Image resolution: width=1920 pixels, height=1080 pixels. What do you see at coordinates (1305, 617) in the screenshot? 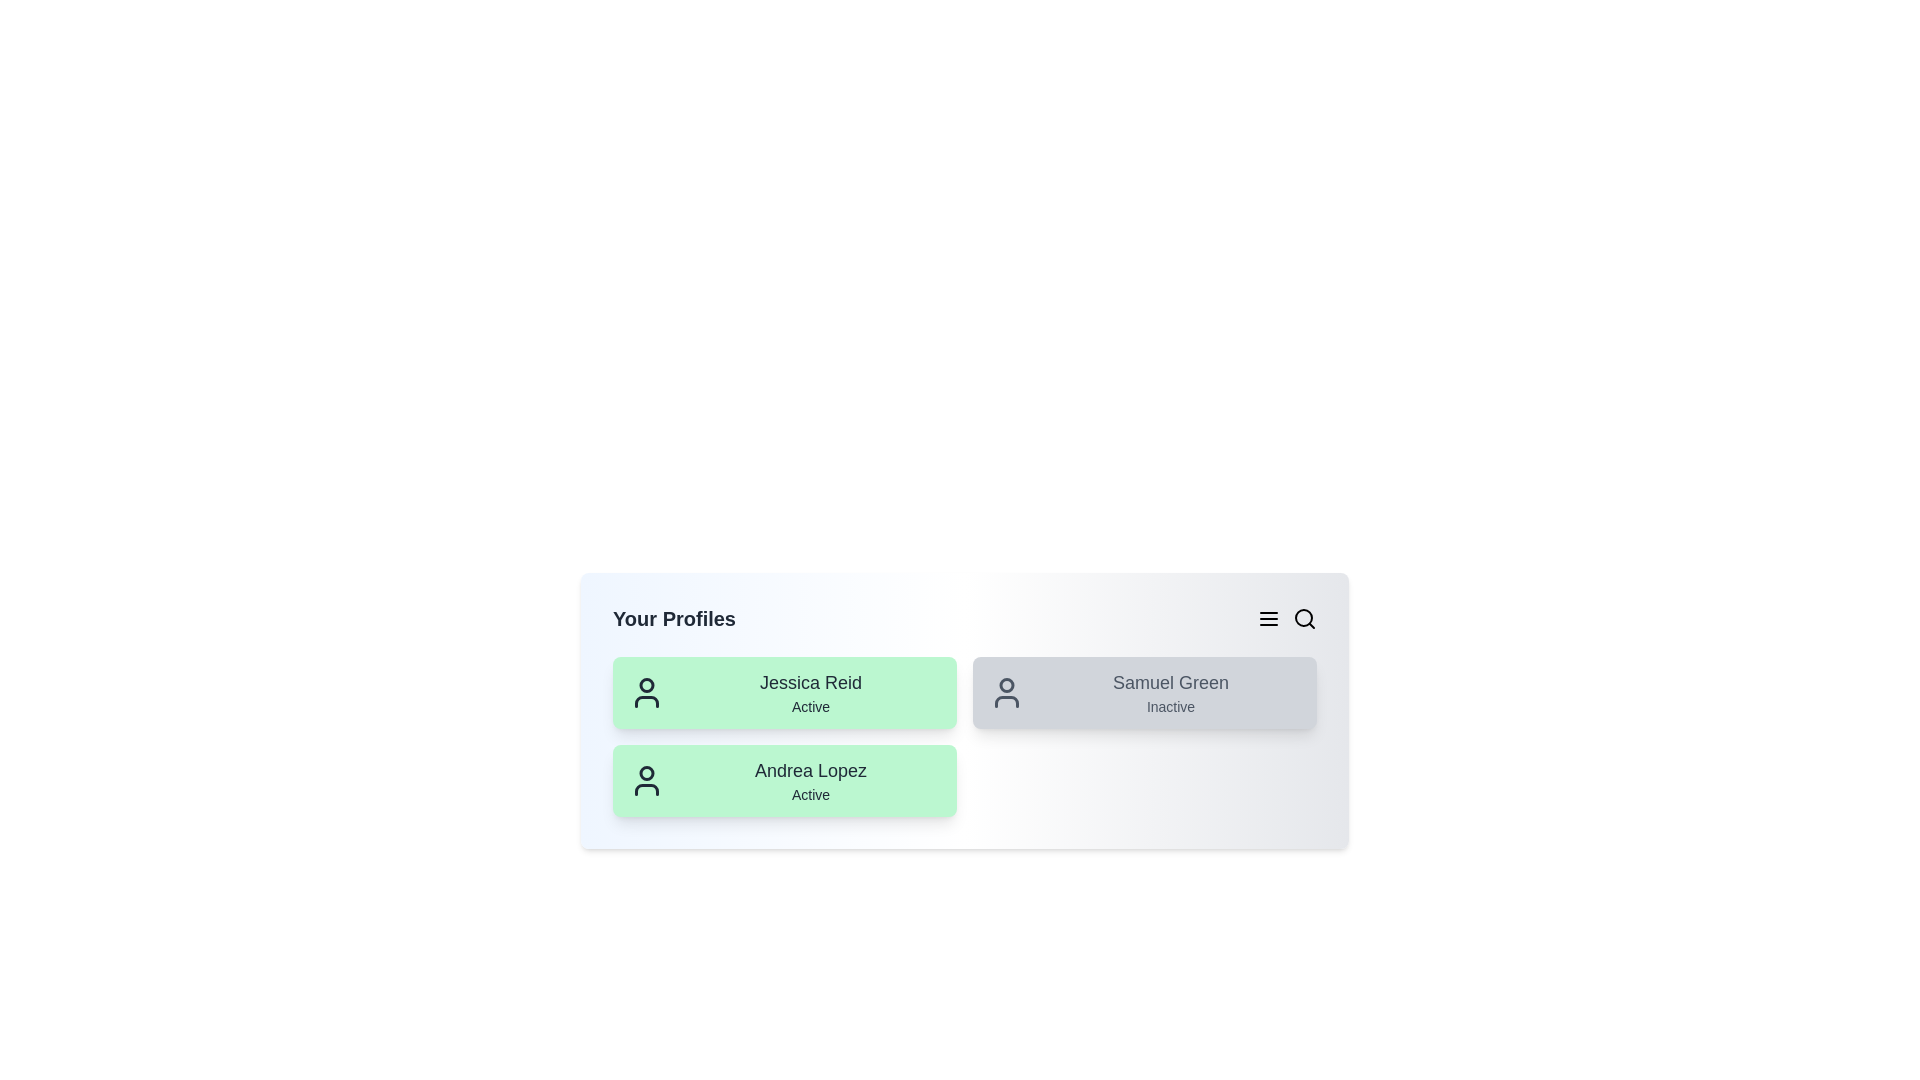
I see `the search icon to initiate a search` at bounding box center [1305, 617].